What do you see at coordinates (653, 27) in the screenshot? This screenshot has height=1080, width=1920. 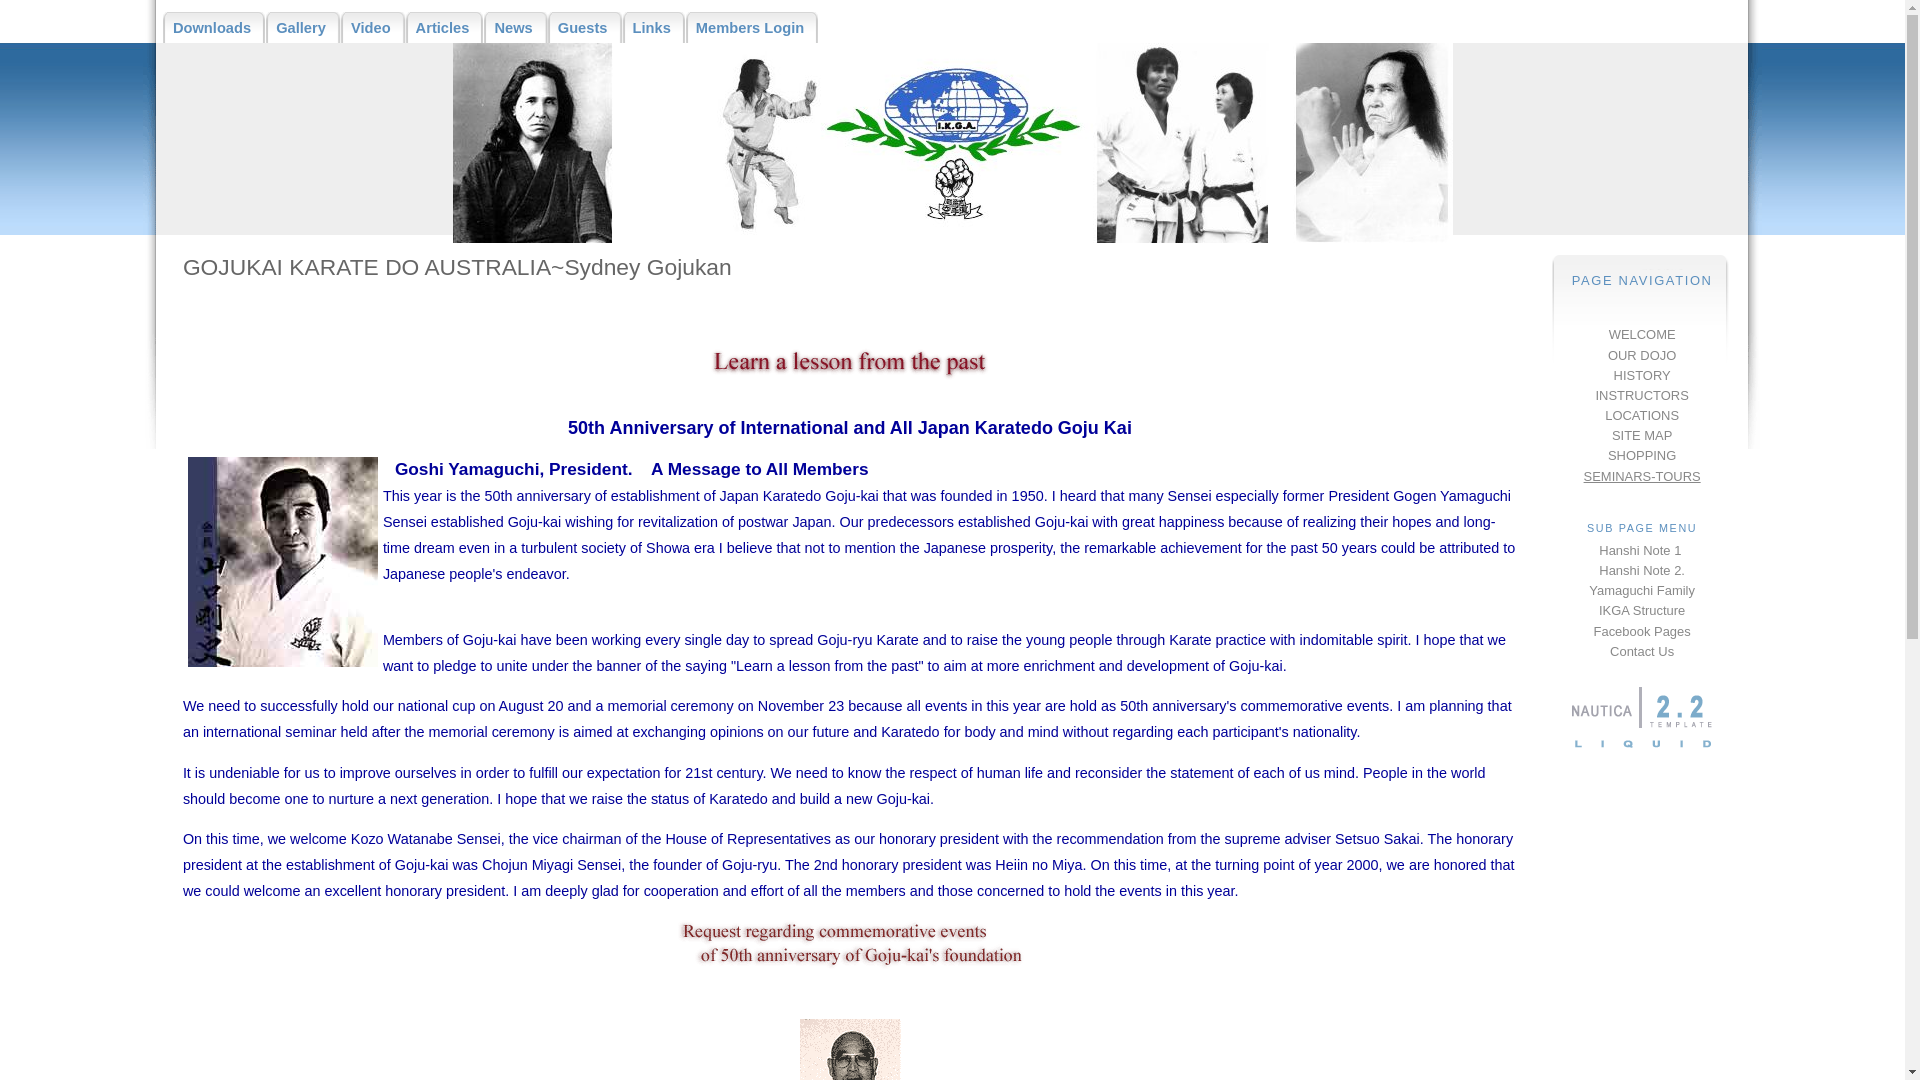 I see `'Links'` at bounding box center [653, 27].